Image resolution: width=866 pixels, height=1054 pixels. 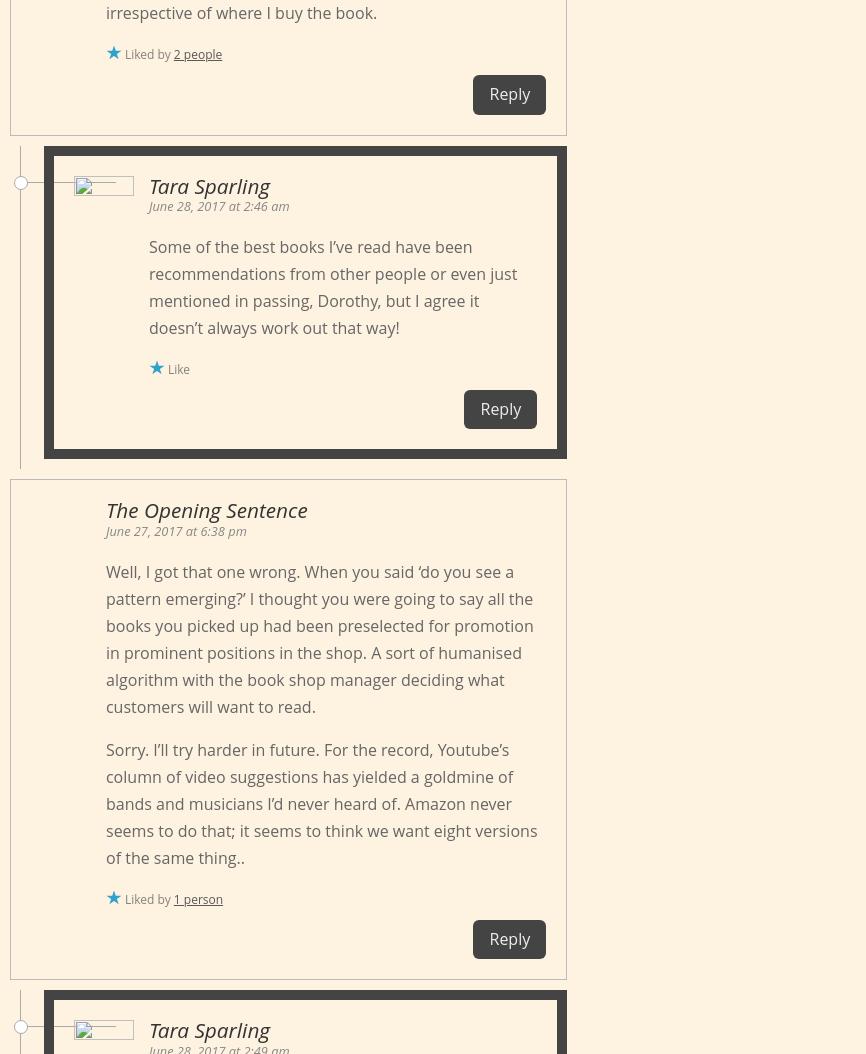 I want to click on 'Like', so click(x=179, y=369).